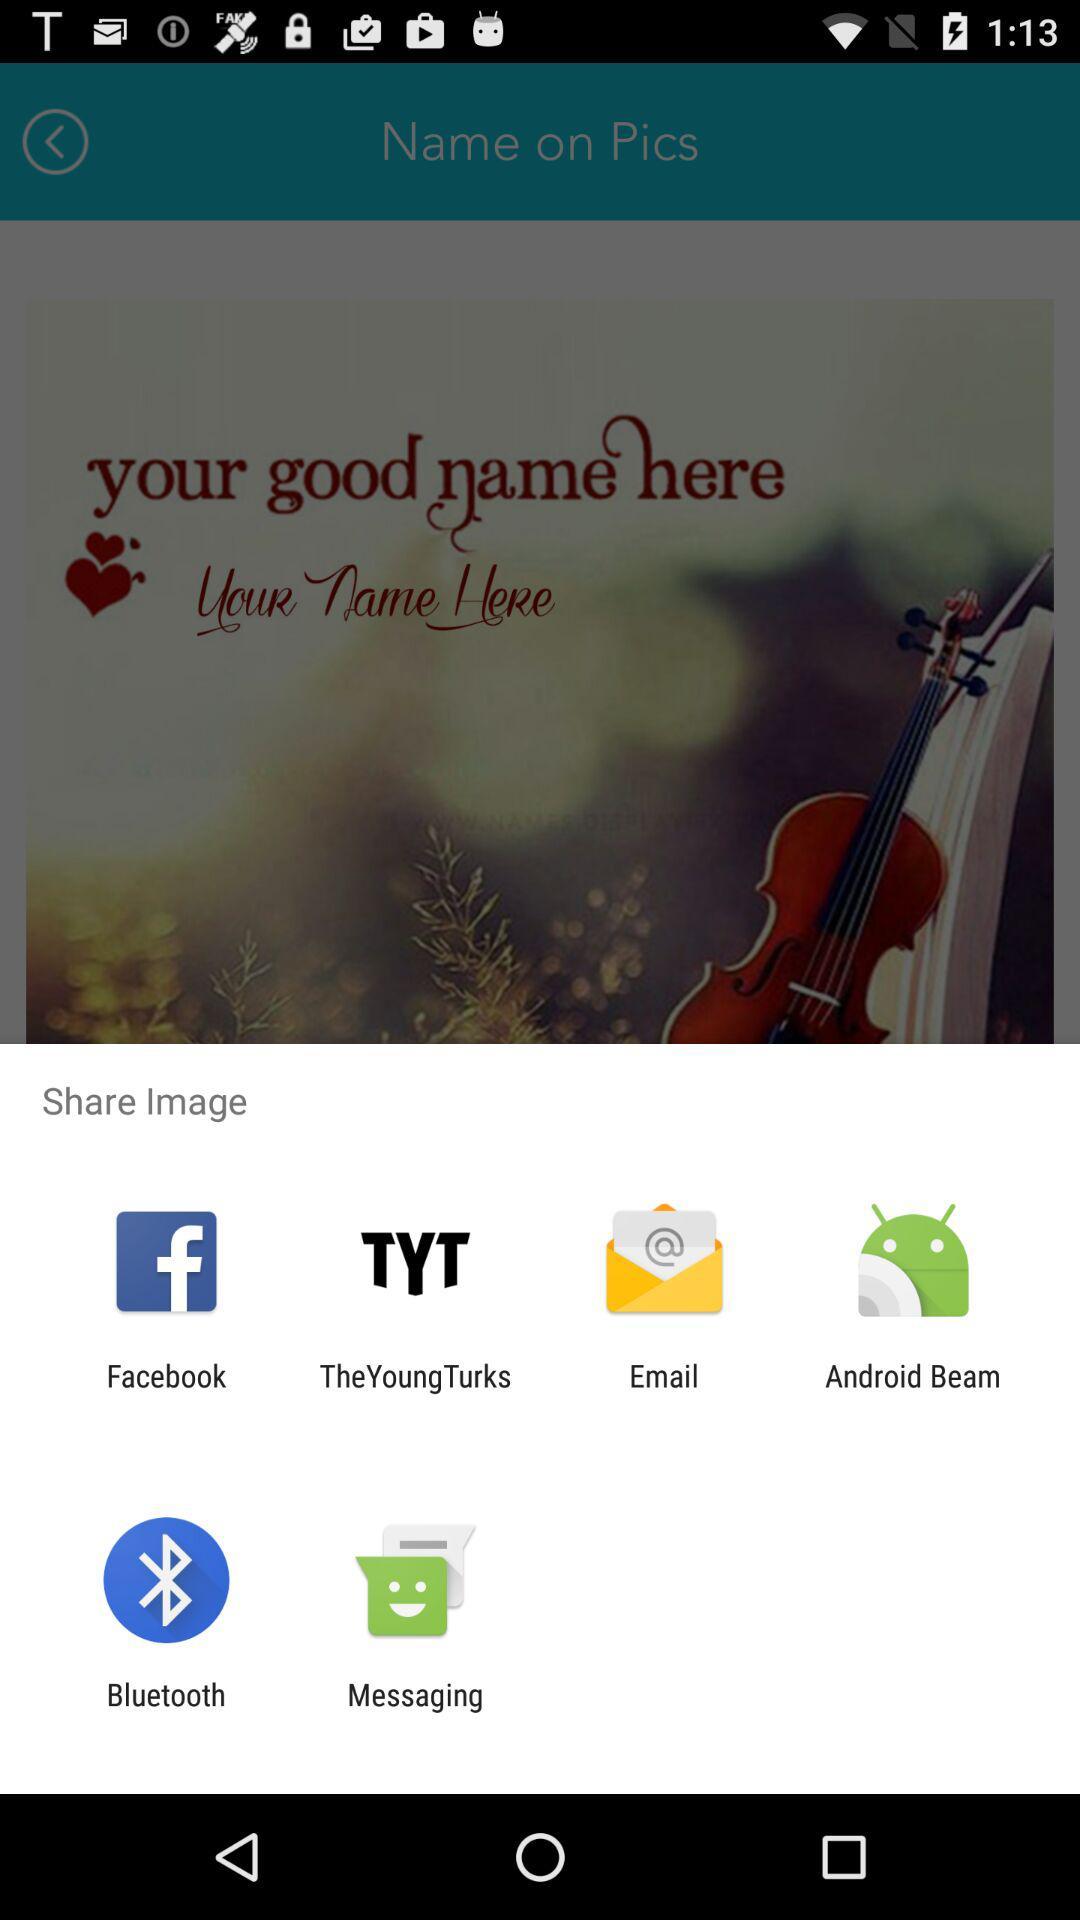 The height and width of the screenshot is (1920, 1080). I want to click on the icon to the left of the android beam icon, so click(664, 1392).